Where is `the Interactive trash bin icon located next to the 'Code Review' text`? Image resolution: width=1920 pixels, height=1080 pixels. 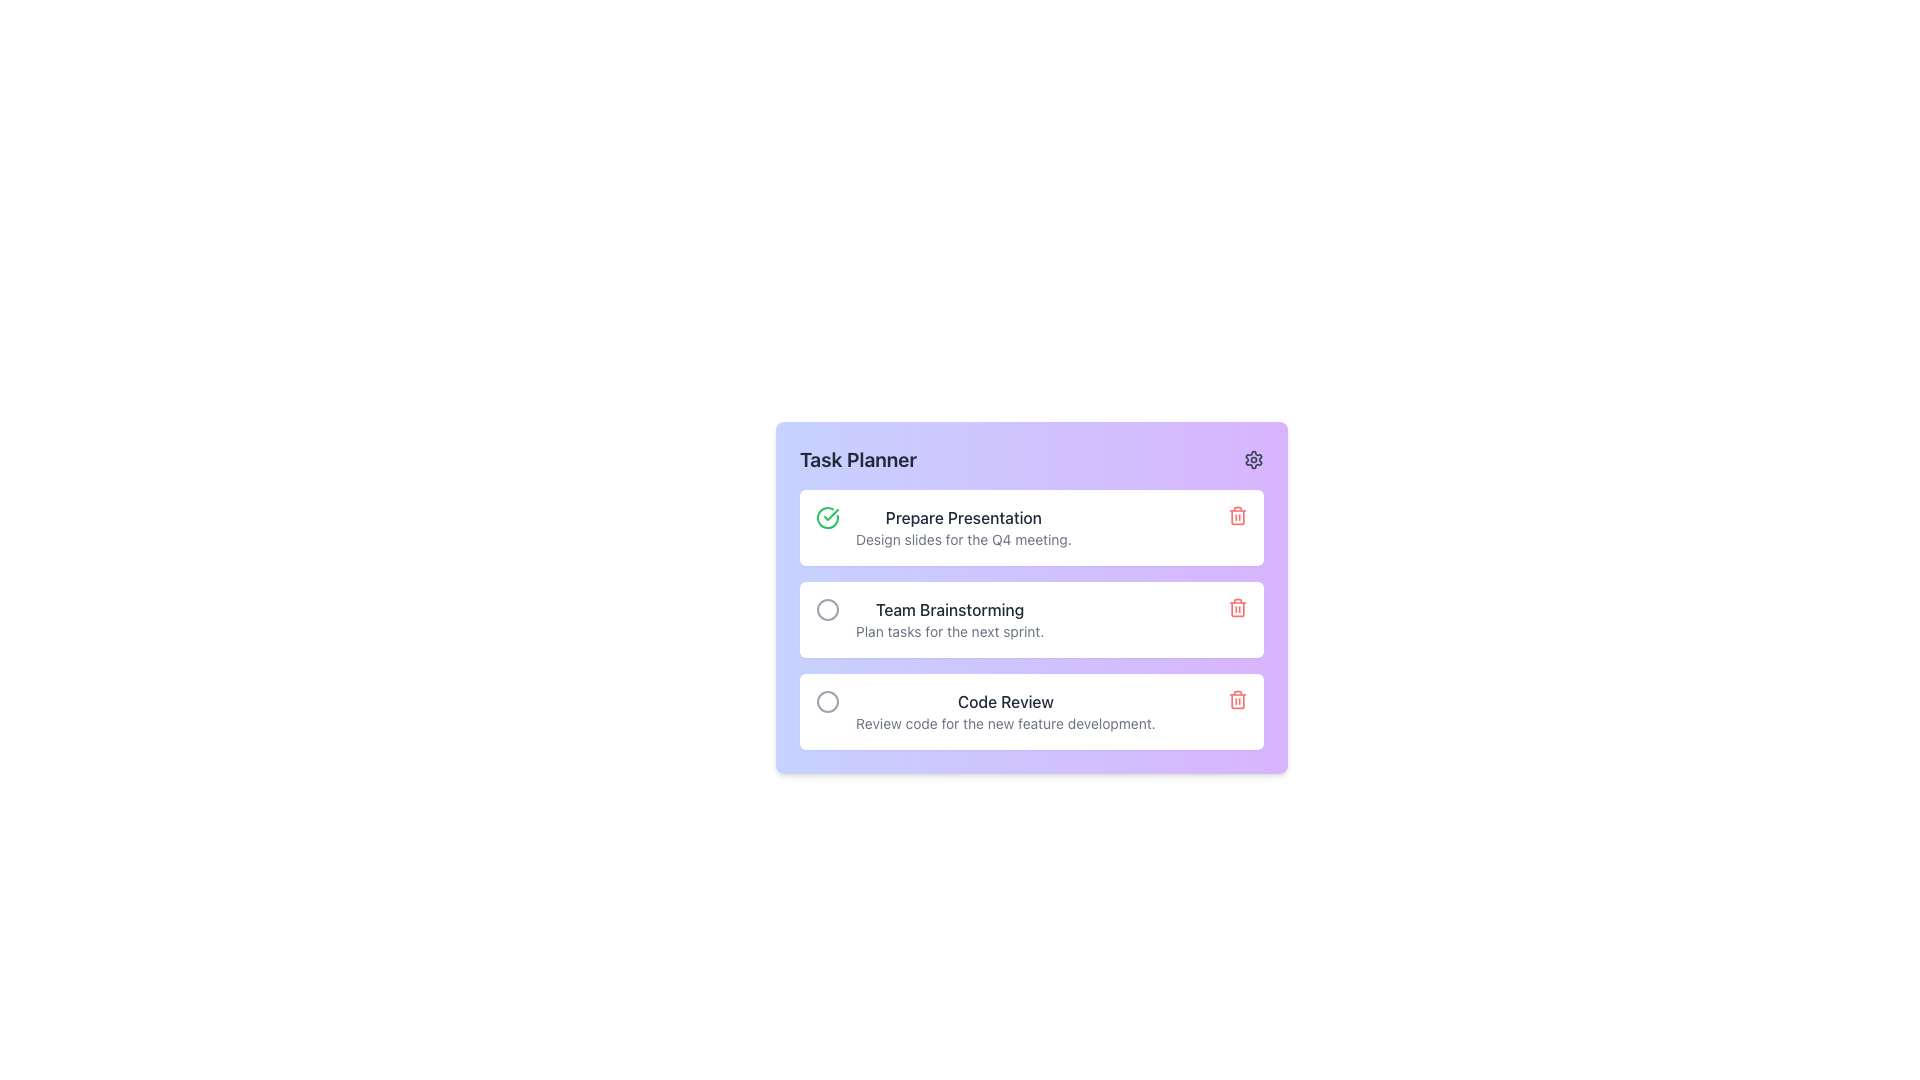
the Interactive trash bin icon located next to the 'Code Review' text is located at coordinates (1237, 698).